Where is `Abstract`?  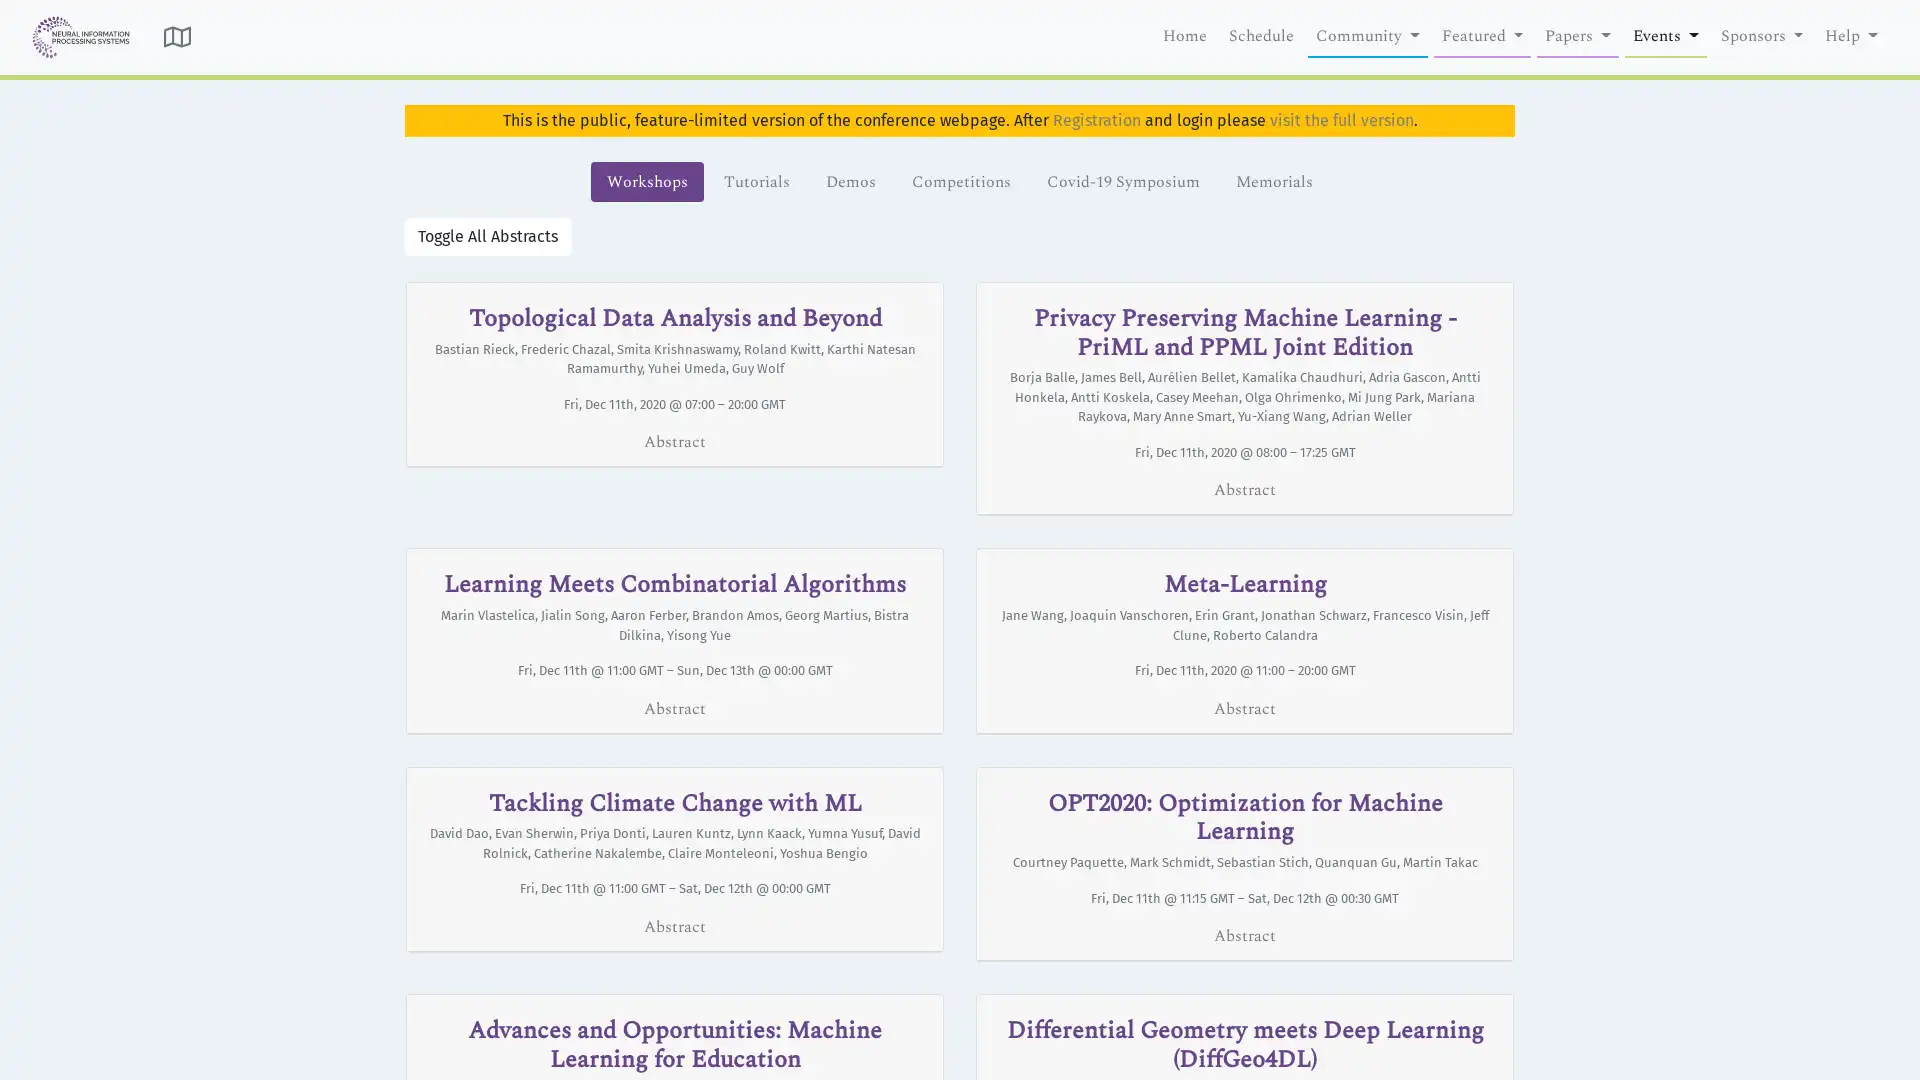 Abstract is located at coordinates (1243, 707).